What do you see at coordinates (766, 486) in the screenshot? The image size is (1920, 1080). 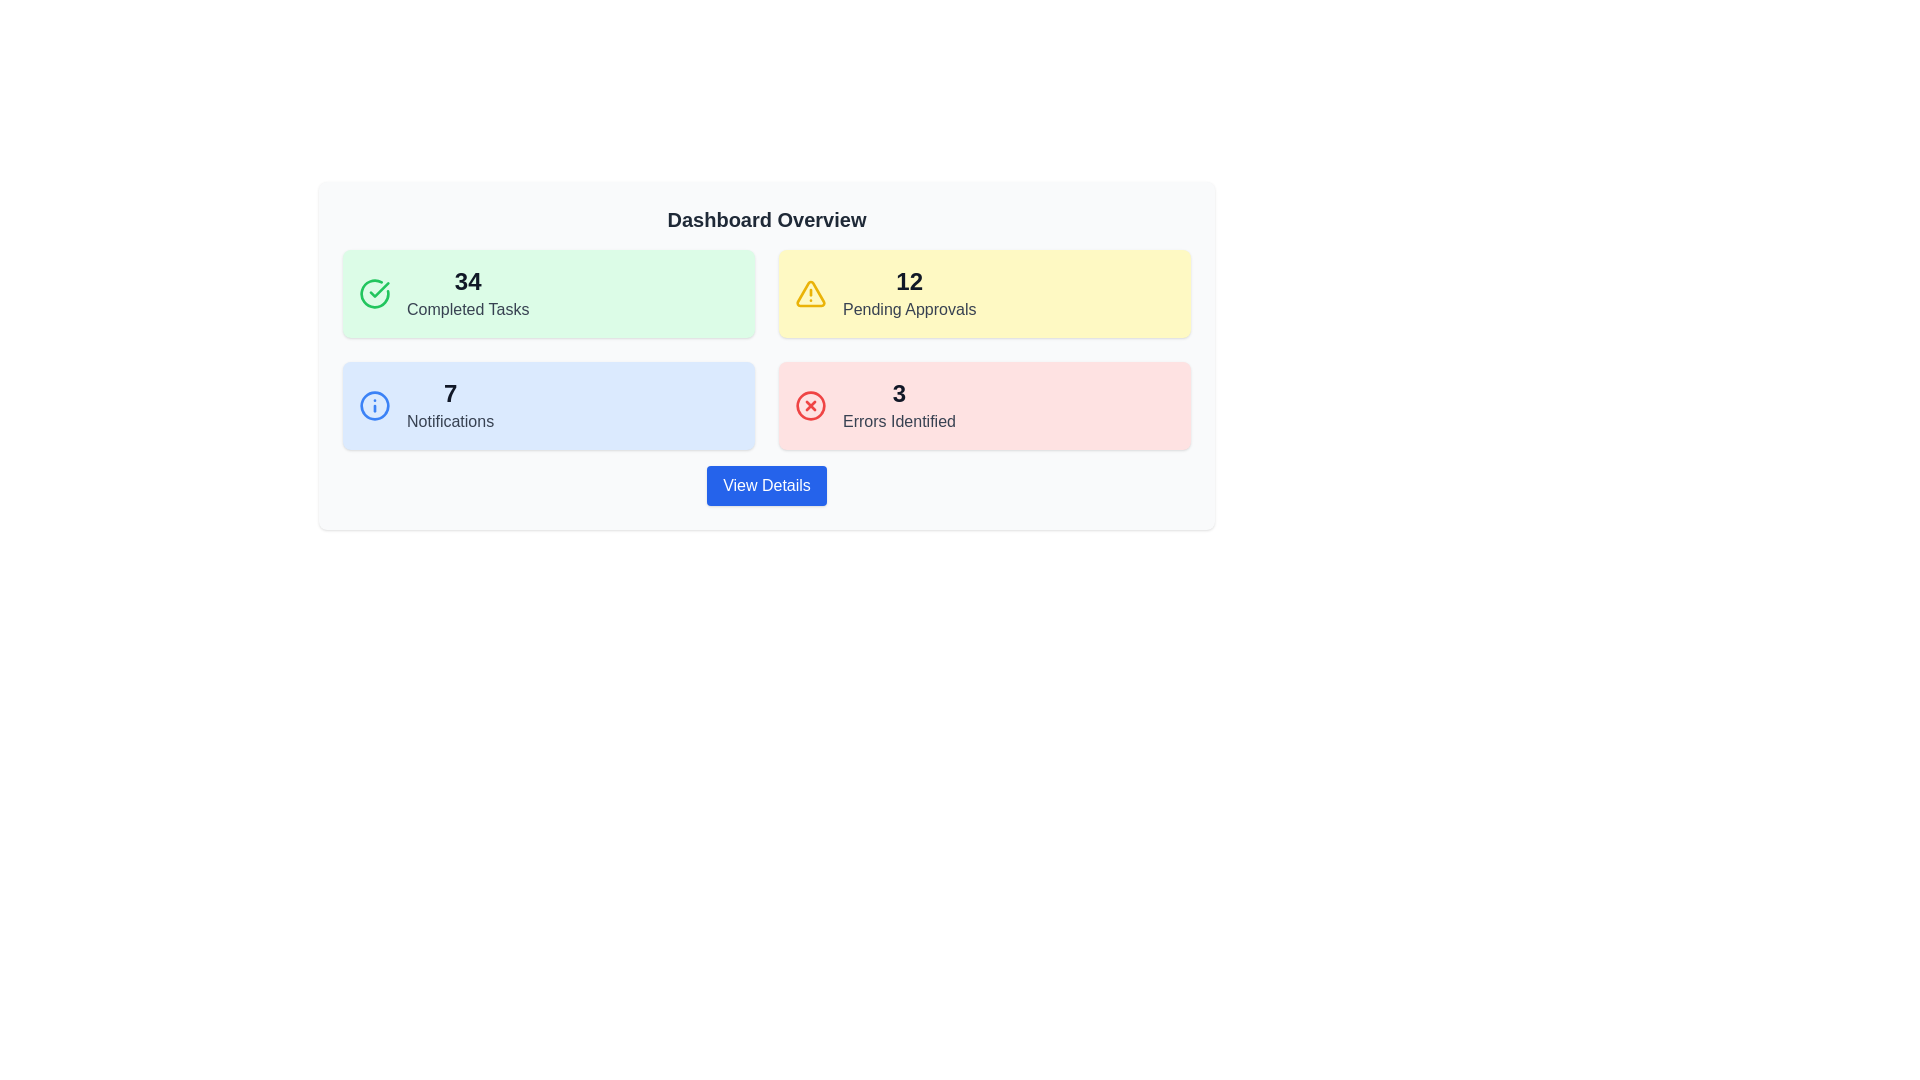 I see `the button located at the bottom of the dashboard interface that navigates users to a detailed view of the dashboard overview` at bounding box center [766, 486].